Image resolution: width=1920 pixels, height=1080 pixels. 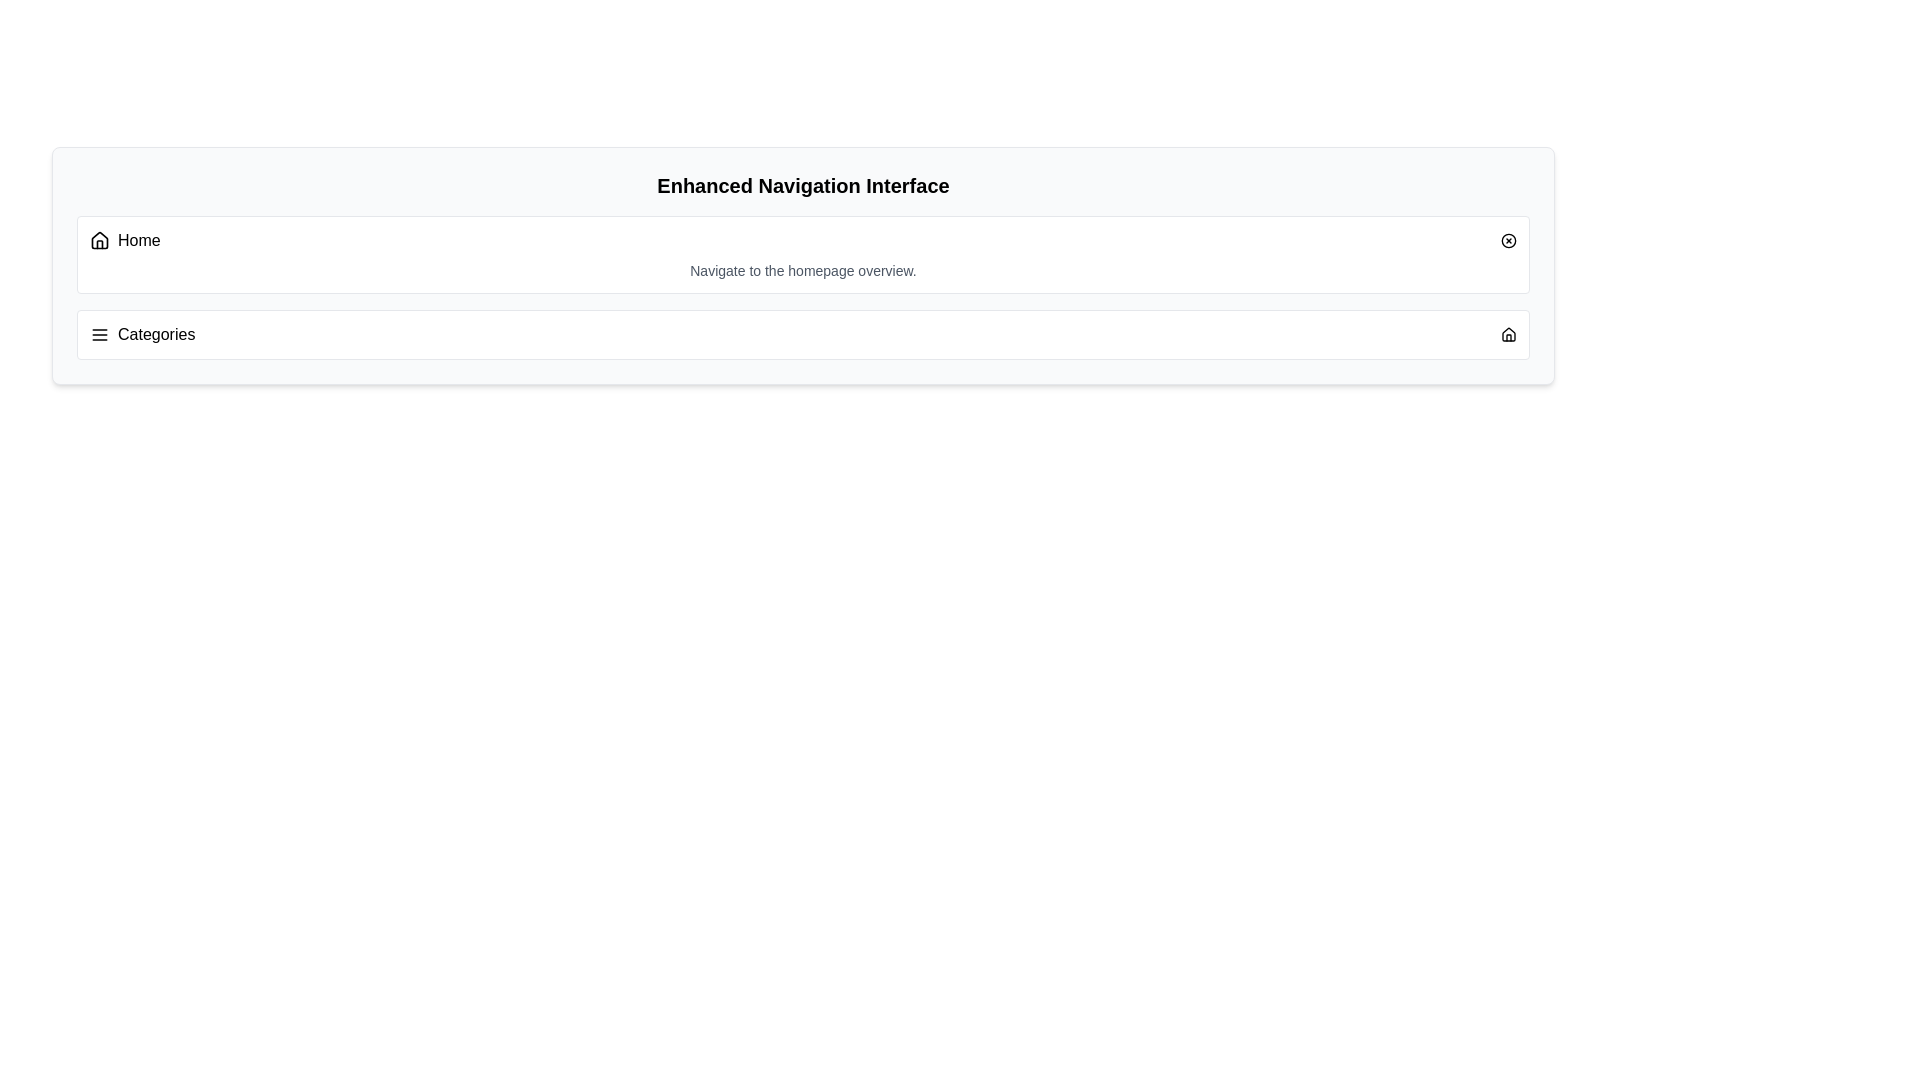 I want to click on the text label displaying 'Categories', which is bold and black, positioned next to a vertical menu icon with three horizontal lines, so click(x=155, y=334).